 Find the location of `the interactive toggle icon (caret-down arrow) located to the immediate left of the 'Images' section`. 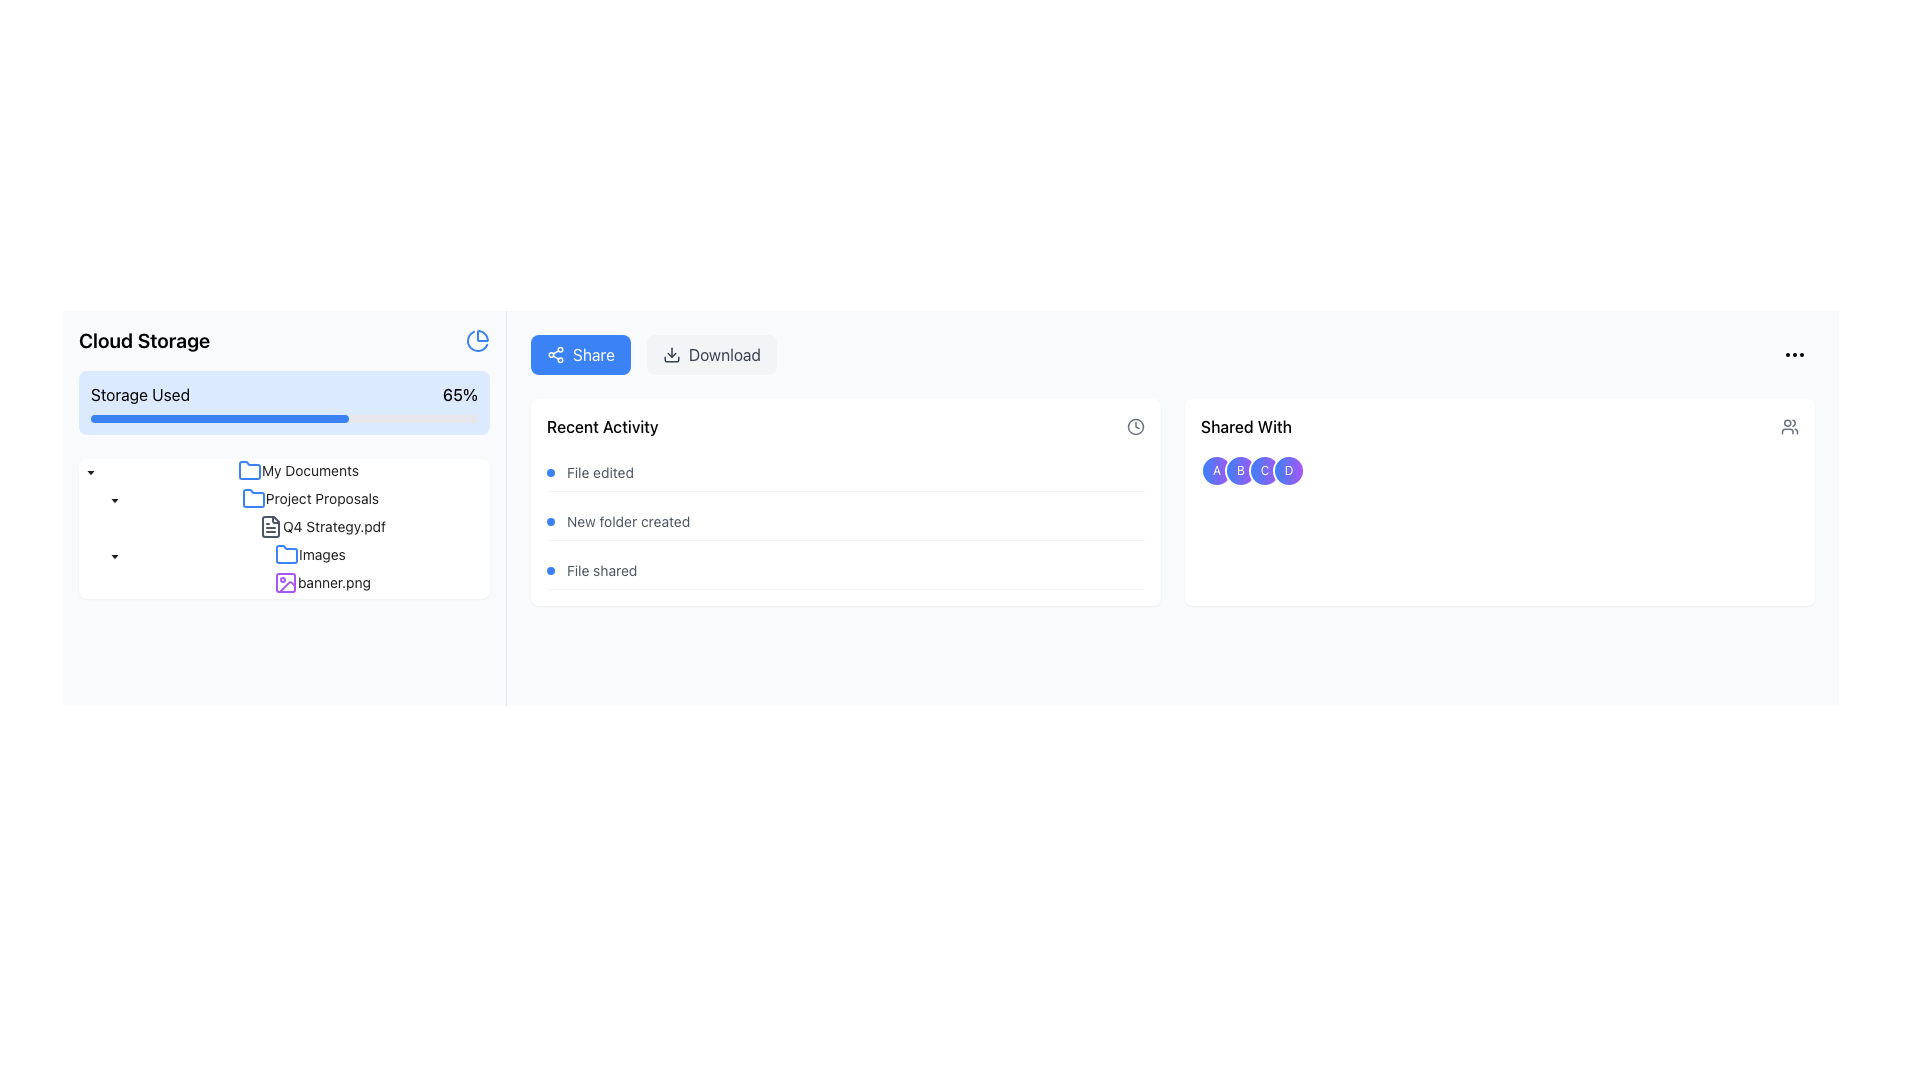

the interactive toggle icon (caret-down arrow) located to the immediate left of the 'Images' section is located at coordinates (114, 555).